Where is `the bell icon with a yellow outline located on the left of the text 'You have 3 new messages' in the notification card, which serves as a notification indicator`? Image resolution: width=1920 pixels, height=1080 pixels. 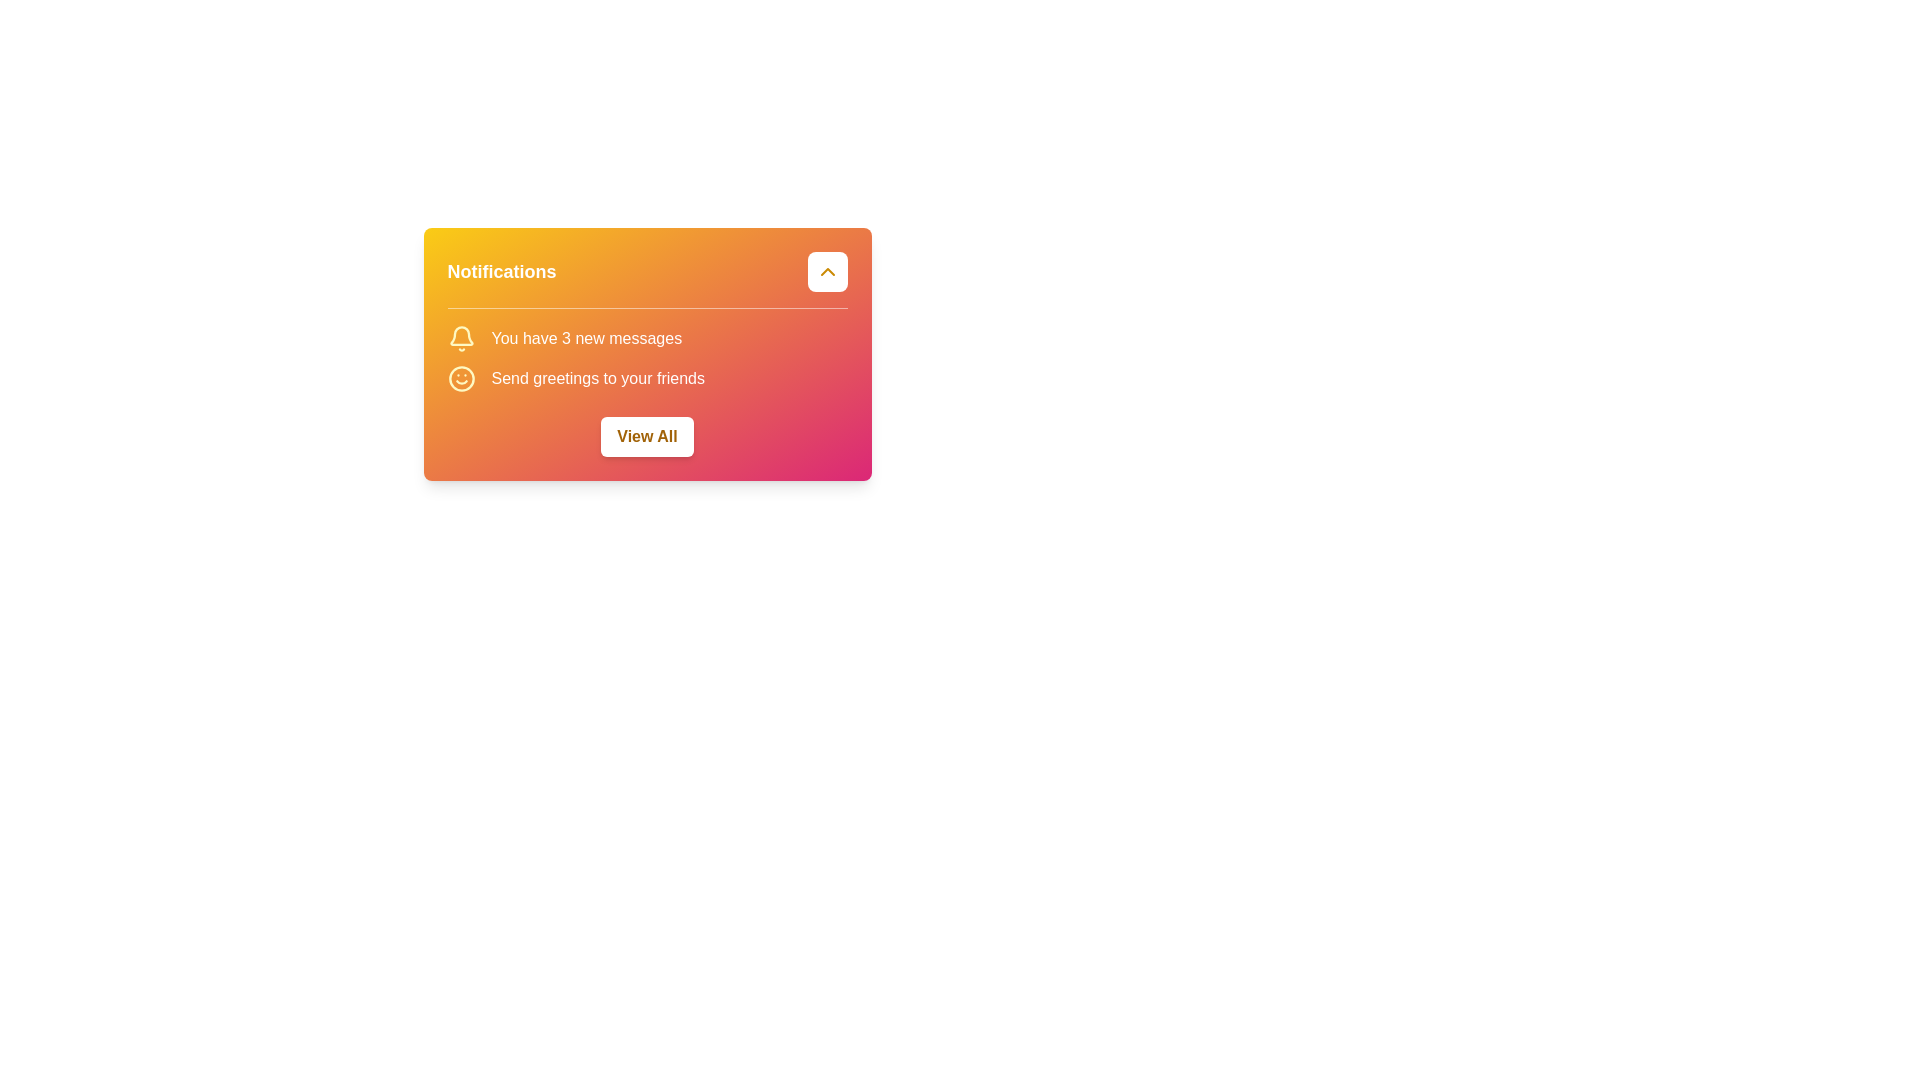
the bell icon with a yellow outline located on the left of the text 'You have 3 new messages' in the notification card, which serves as a notification indicator is located at coordinates (460, 338).